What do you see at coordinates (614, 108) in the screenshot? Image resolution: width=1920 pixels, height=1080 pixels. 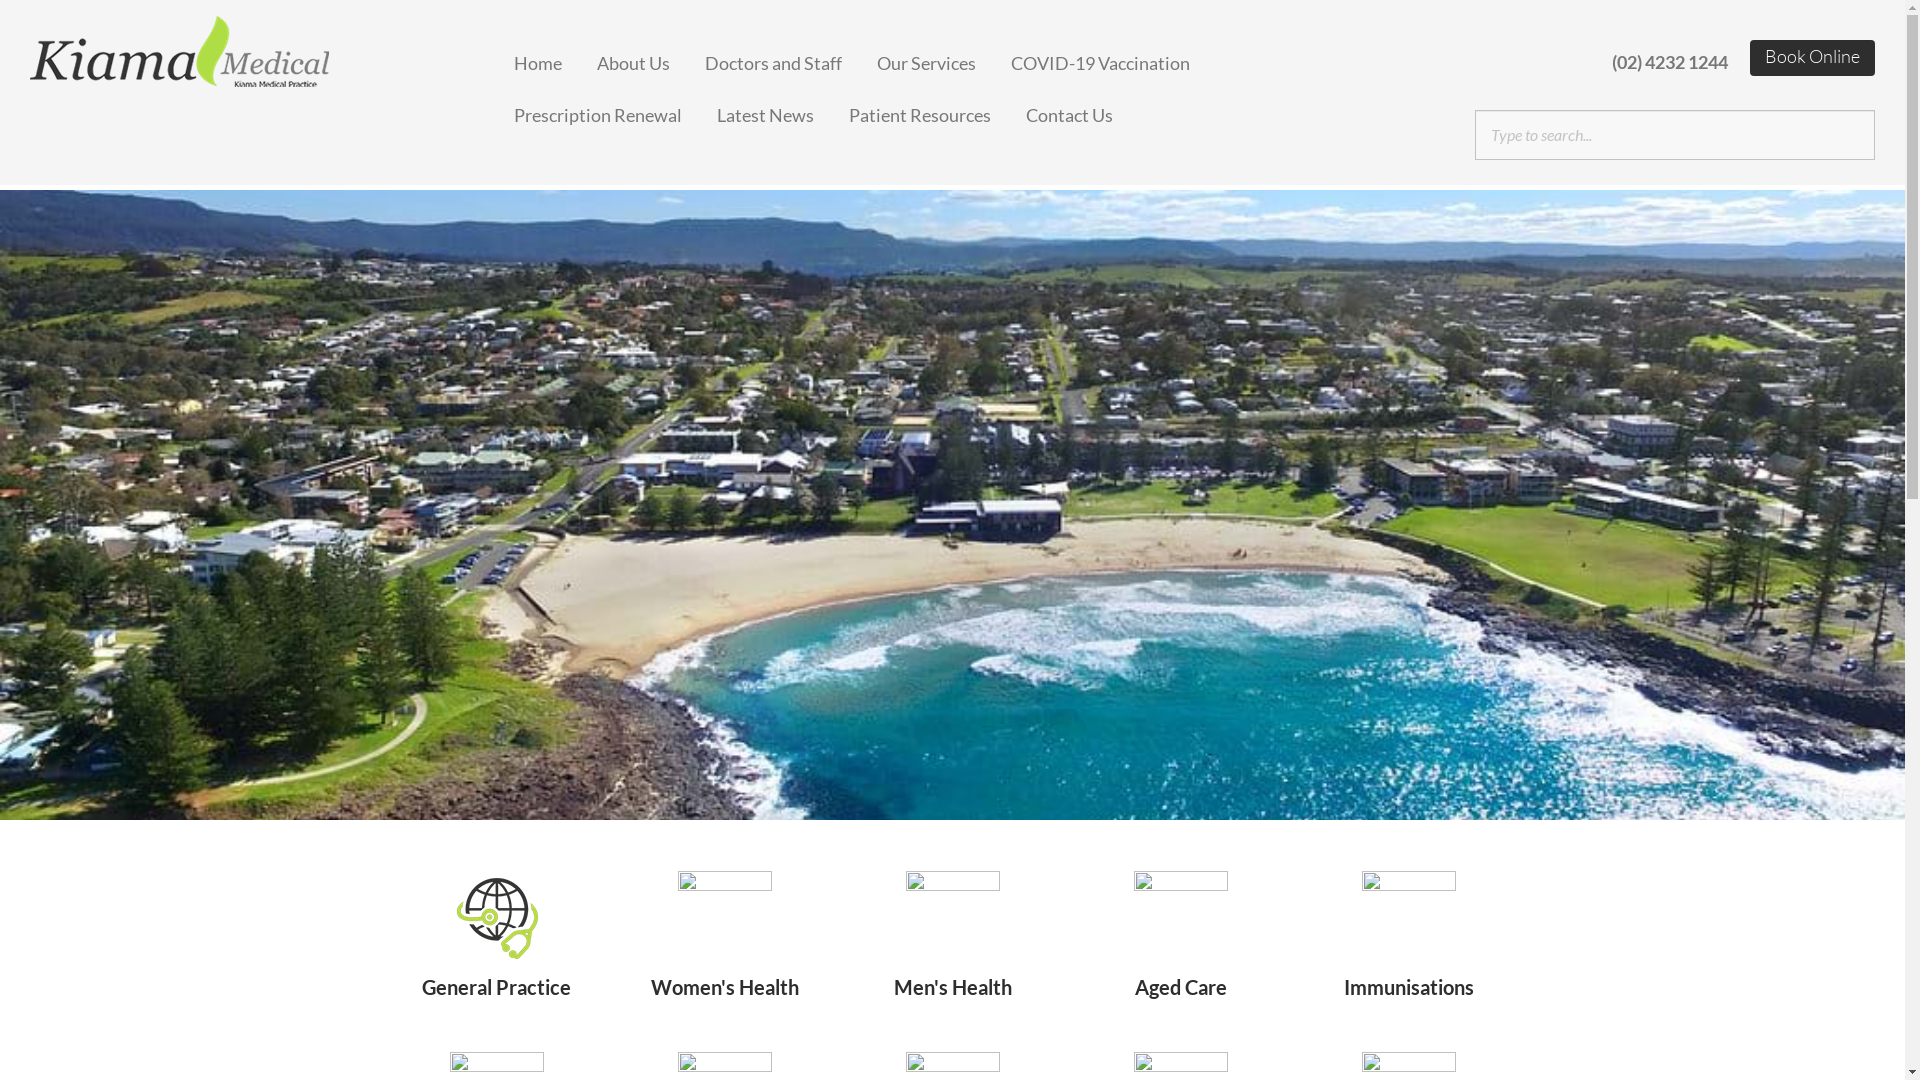 I see `'Prescription Renewal'` at bounding box center [614, 108].